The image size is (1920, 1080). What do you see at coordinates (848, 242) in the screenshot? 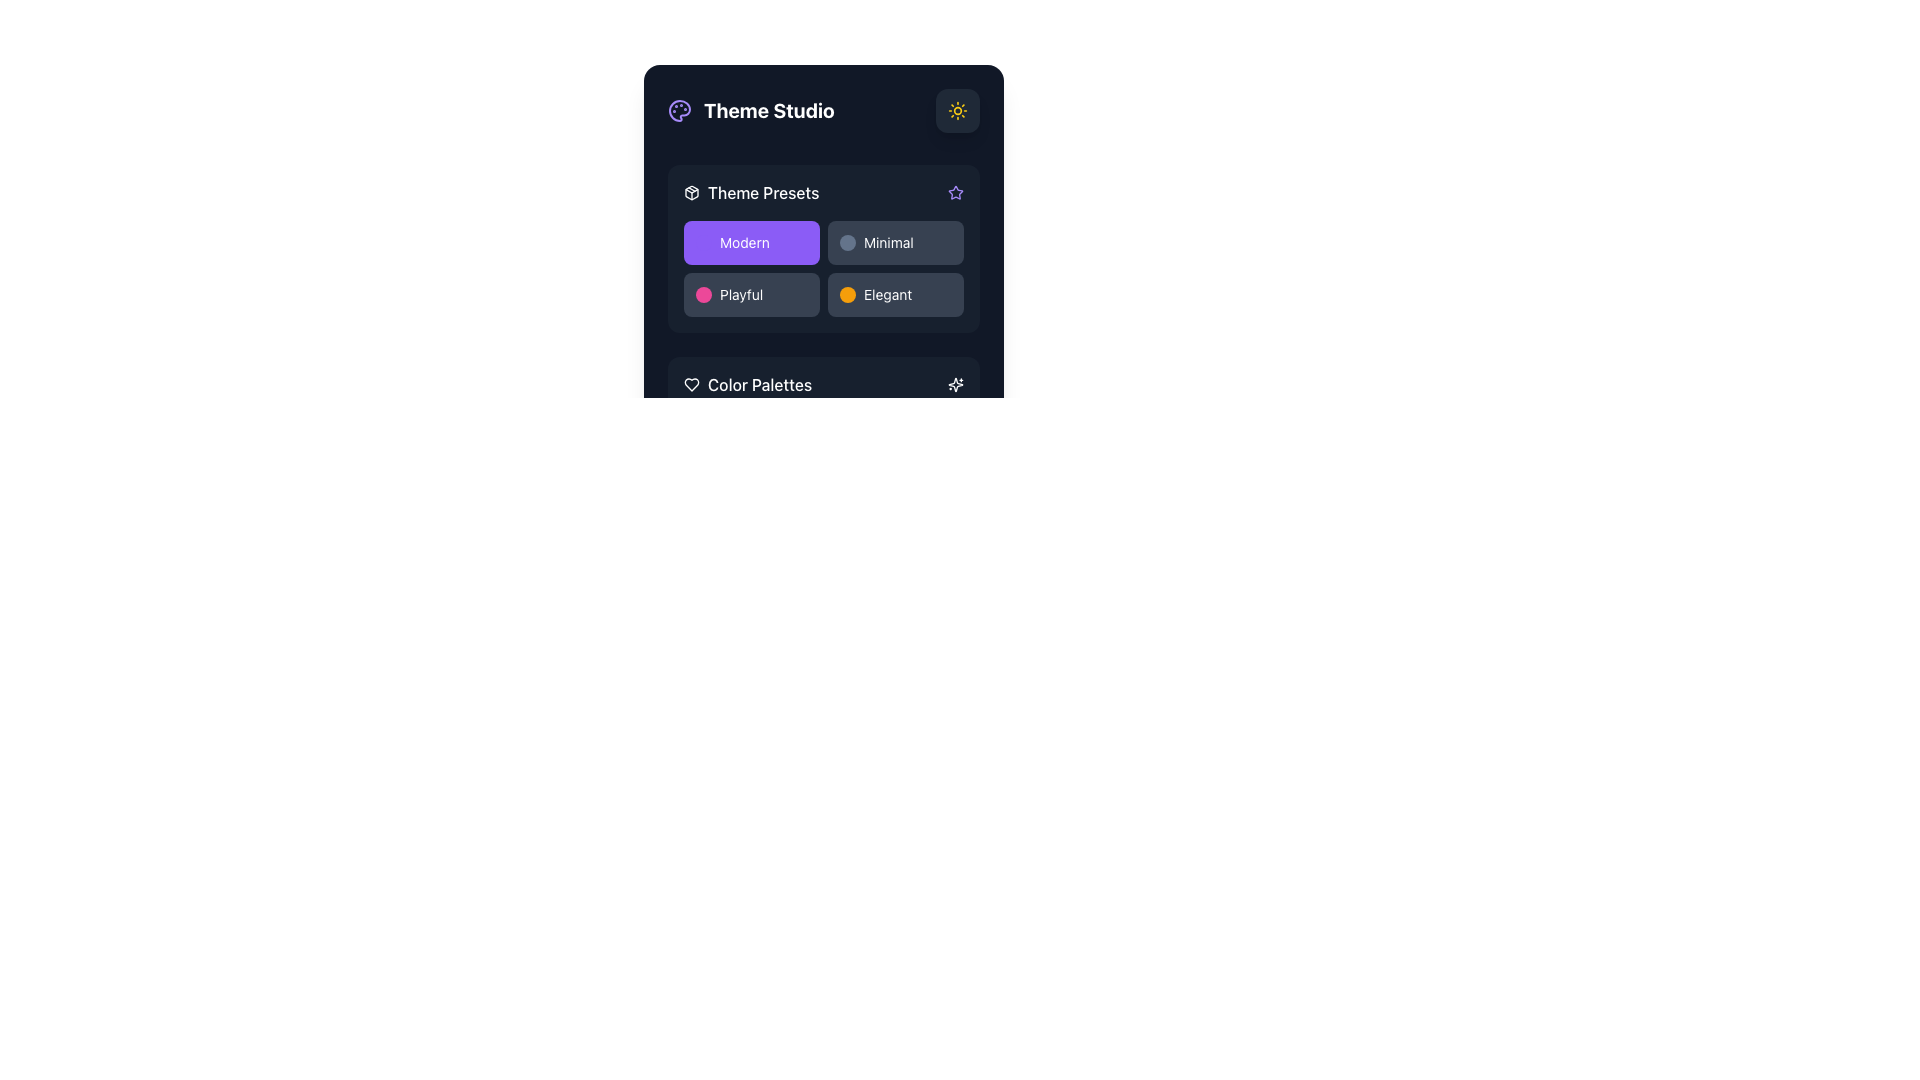
I see `the Circular decoration element located to the left of the text inside the 'Minimal' button, which serves as a visual indicator or decoration` at bounding box center [848, 242].